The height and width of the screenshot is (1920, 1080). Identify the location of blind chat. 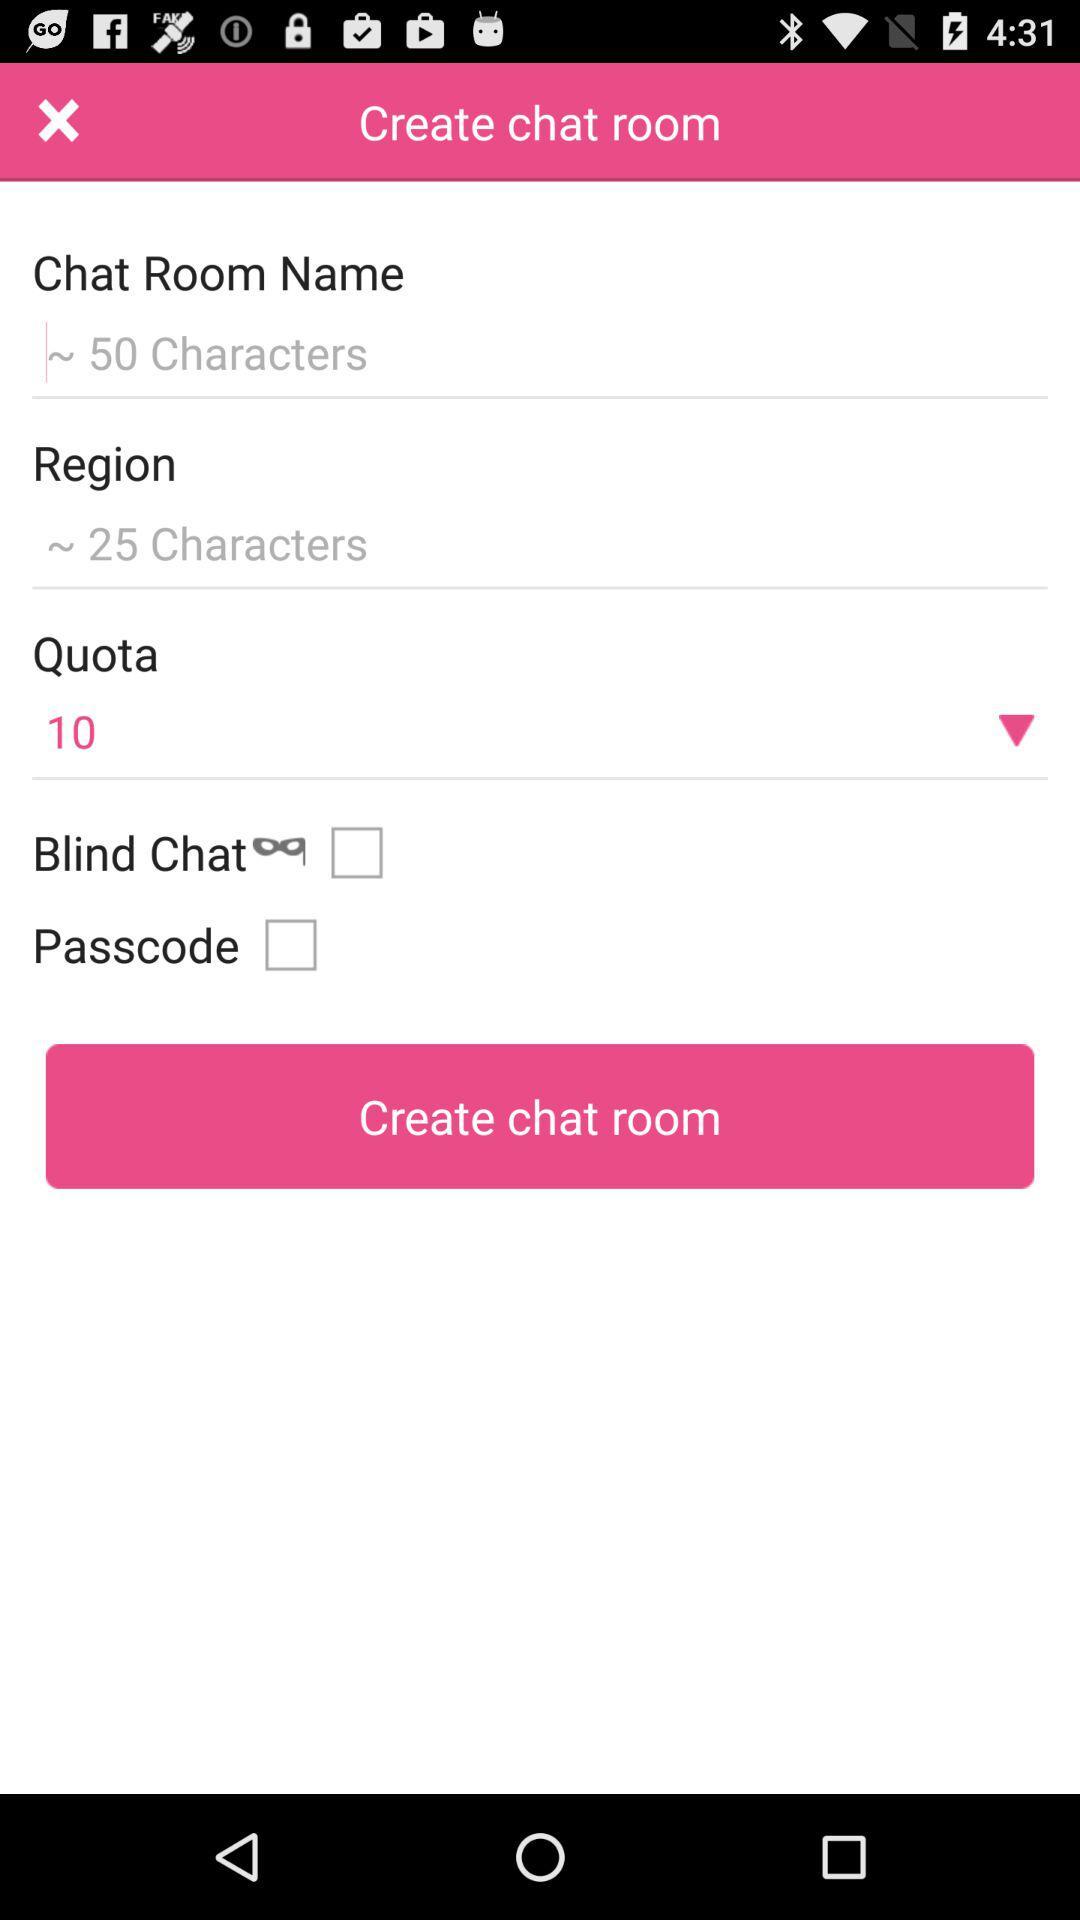
(364, 852).